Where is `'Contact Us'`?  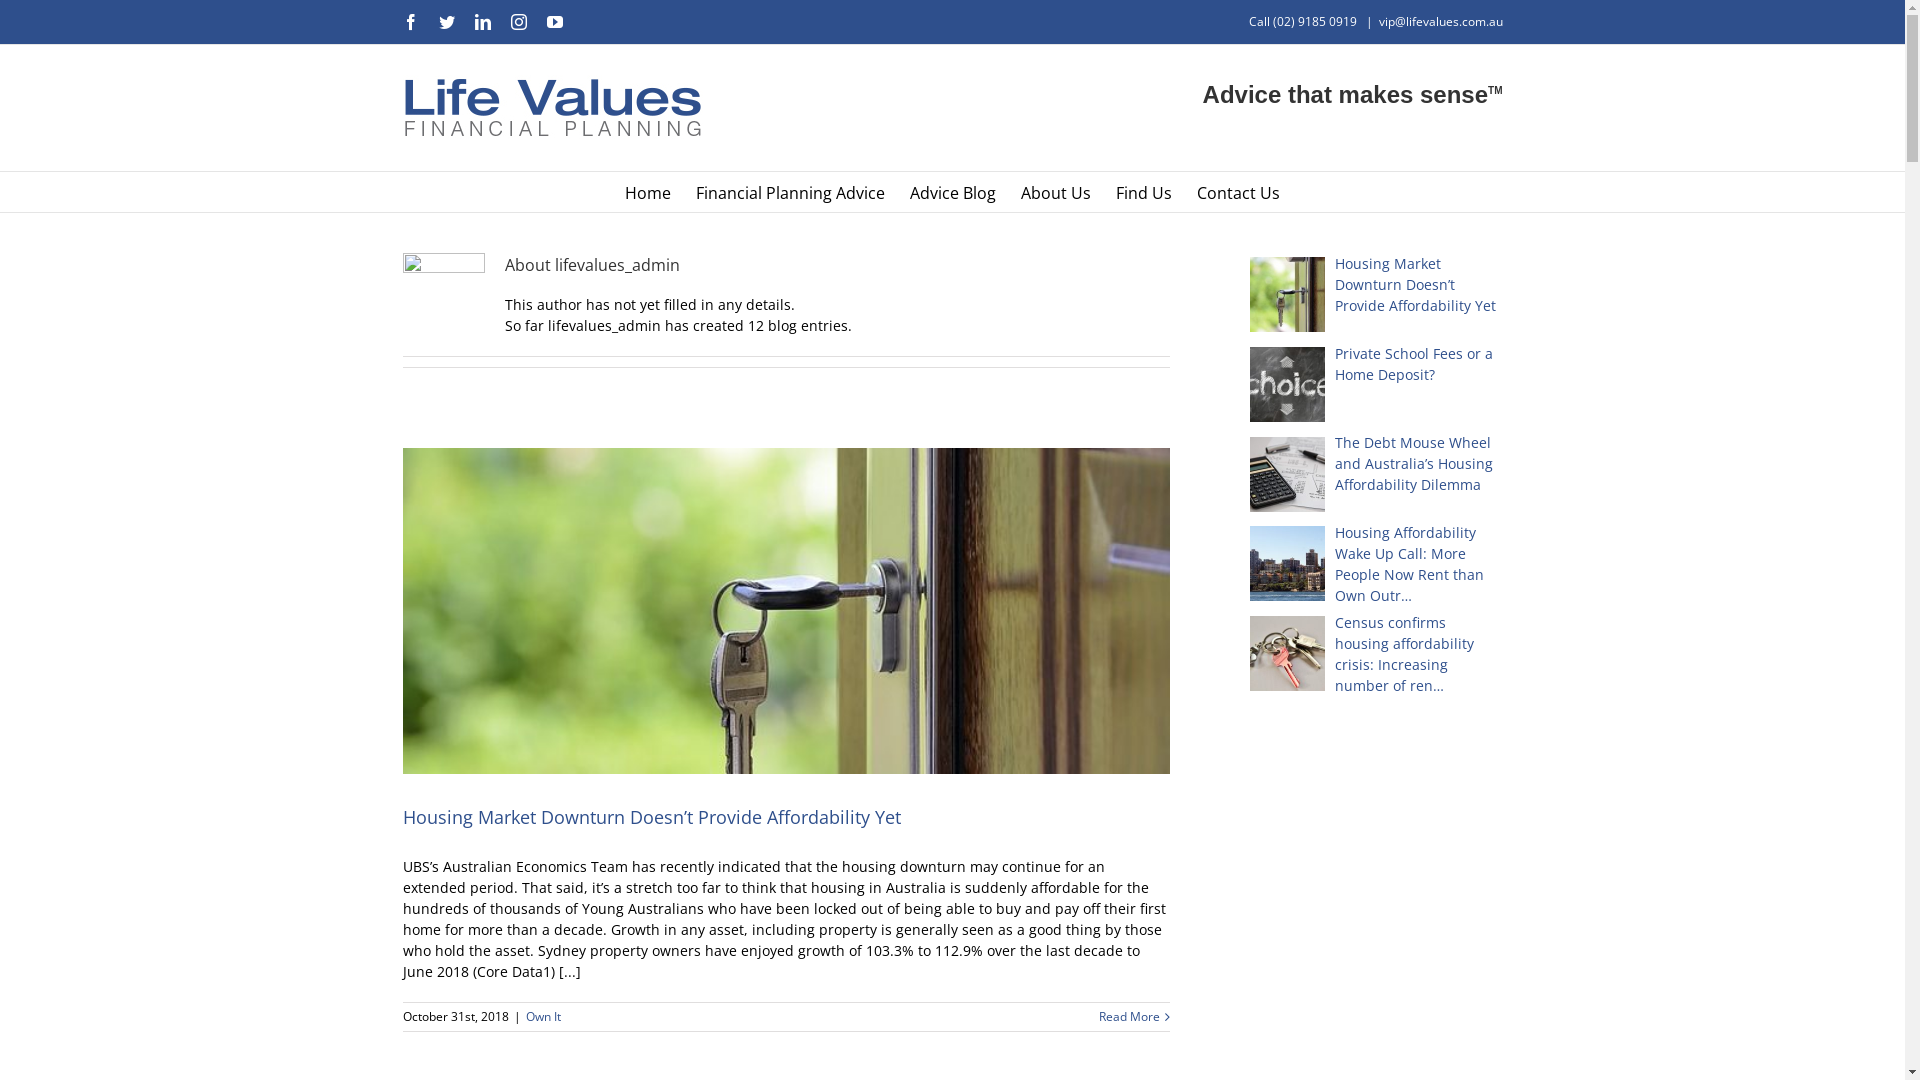 'Contact Us' is located at coordinates (1237, 192).